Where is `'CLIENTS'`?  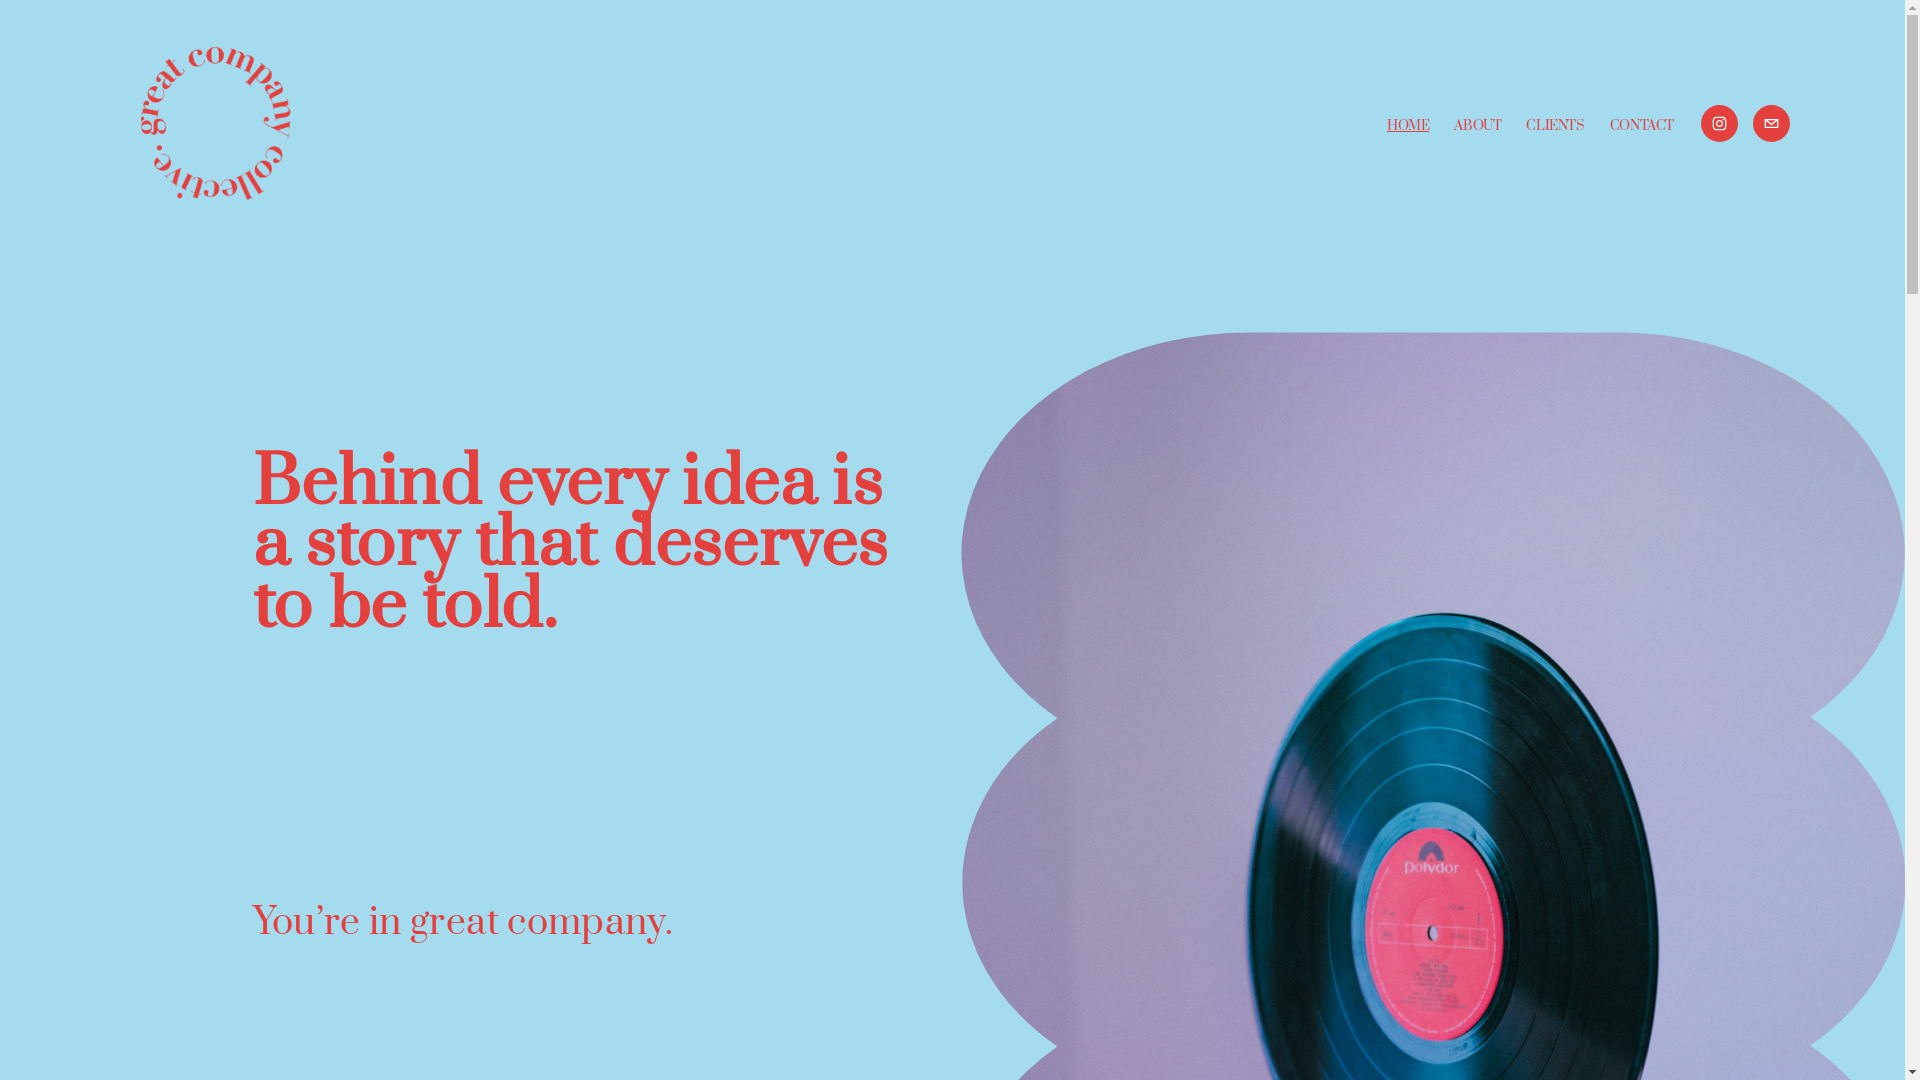 'CLIENTS' is located at coordinates (1554, 126).